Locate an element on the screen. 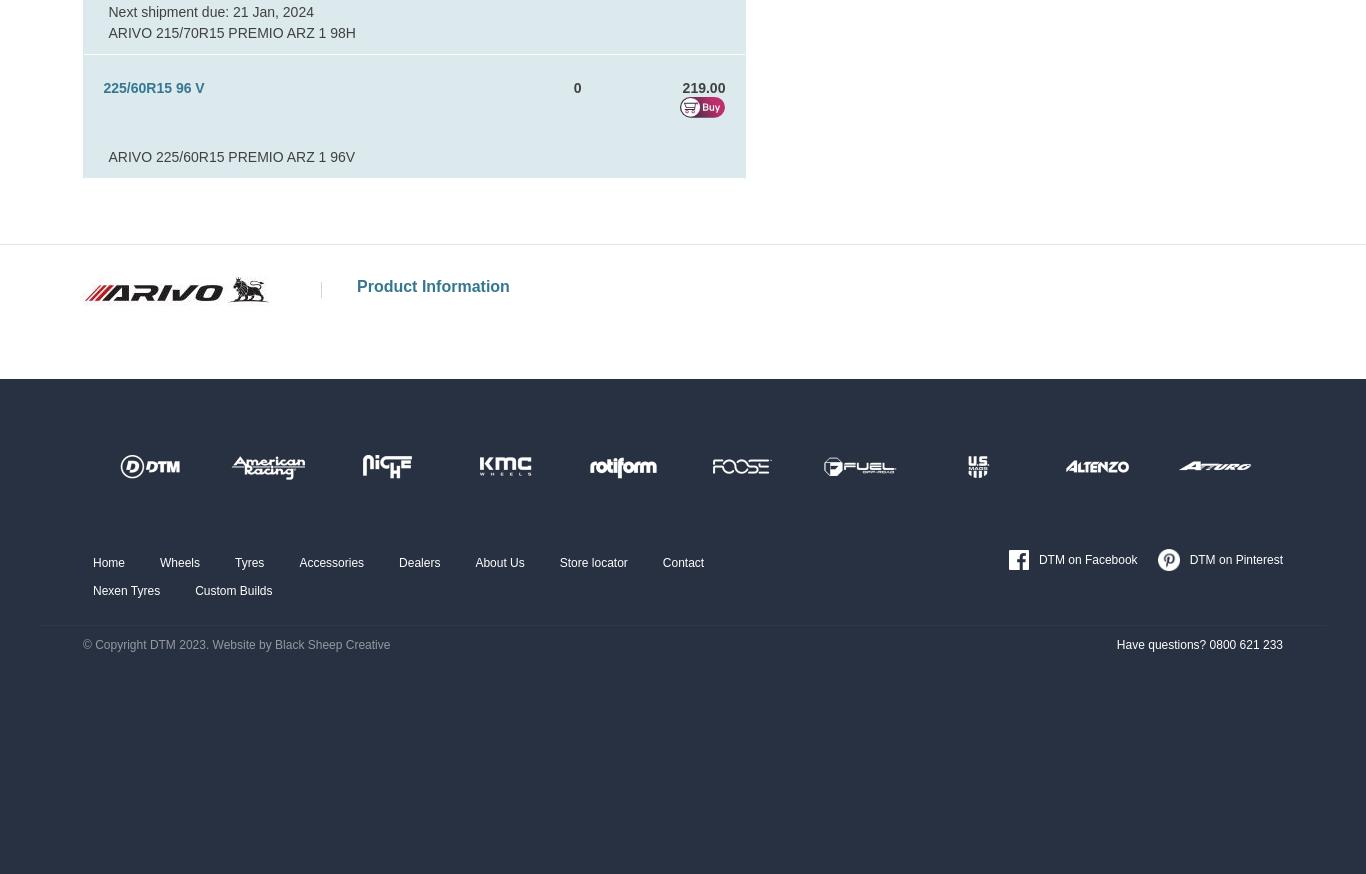  'ARIVO 225/60R15 PREMIO ARZ 1 96V' is located at coordinates (231, 155).